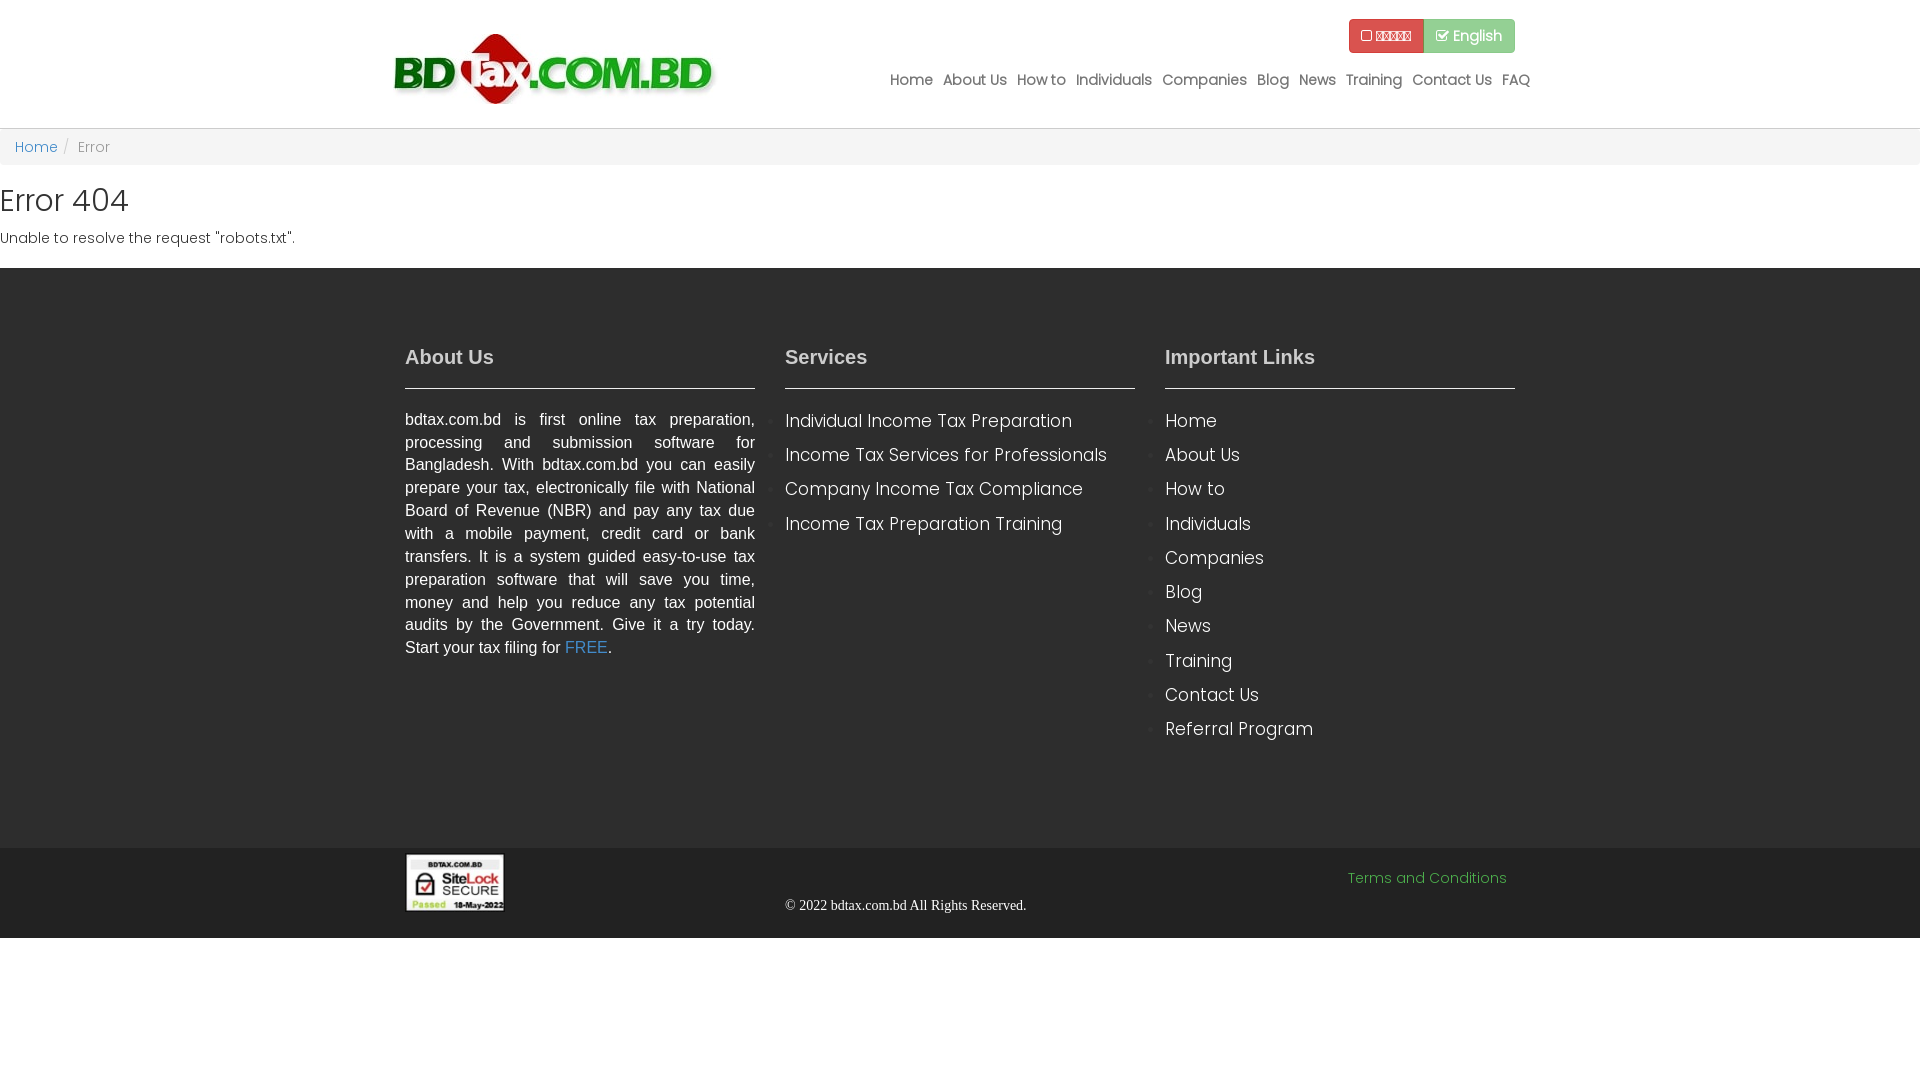 The height and width of the screenshot is (1080, 1920). What do you see at coordinates (974, 79) in the screenshot?
I see `'About Us'` at bounding box center [974, 79].